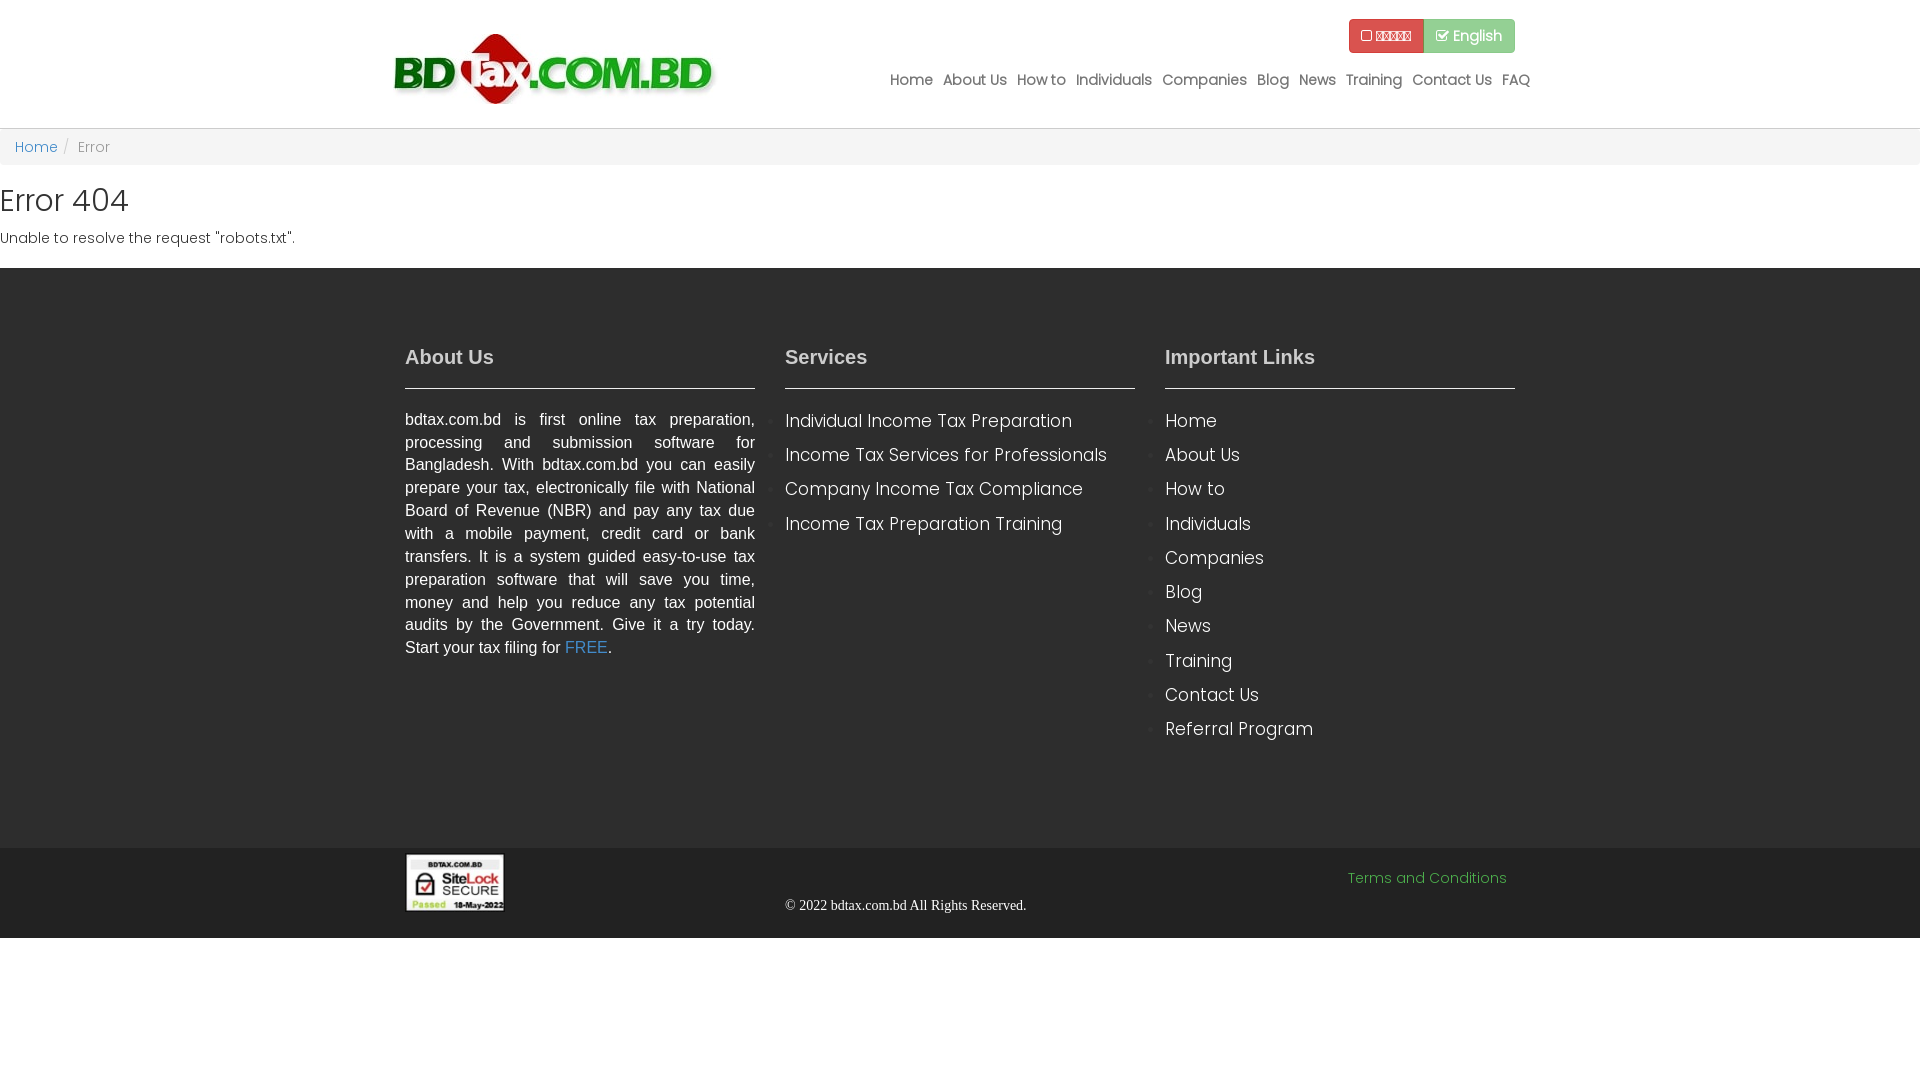 The height and width of the screenshot is (1080, 1920). What do you see at coordinates (974, 79) in the screenshot?
I see `'About Us'` at bounding box center [974, 79].